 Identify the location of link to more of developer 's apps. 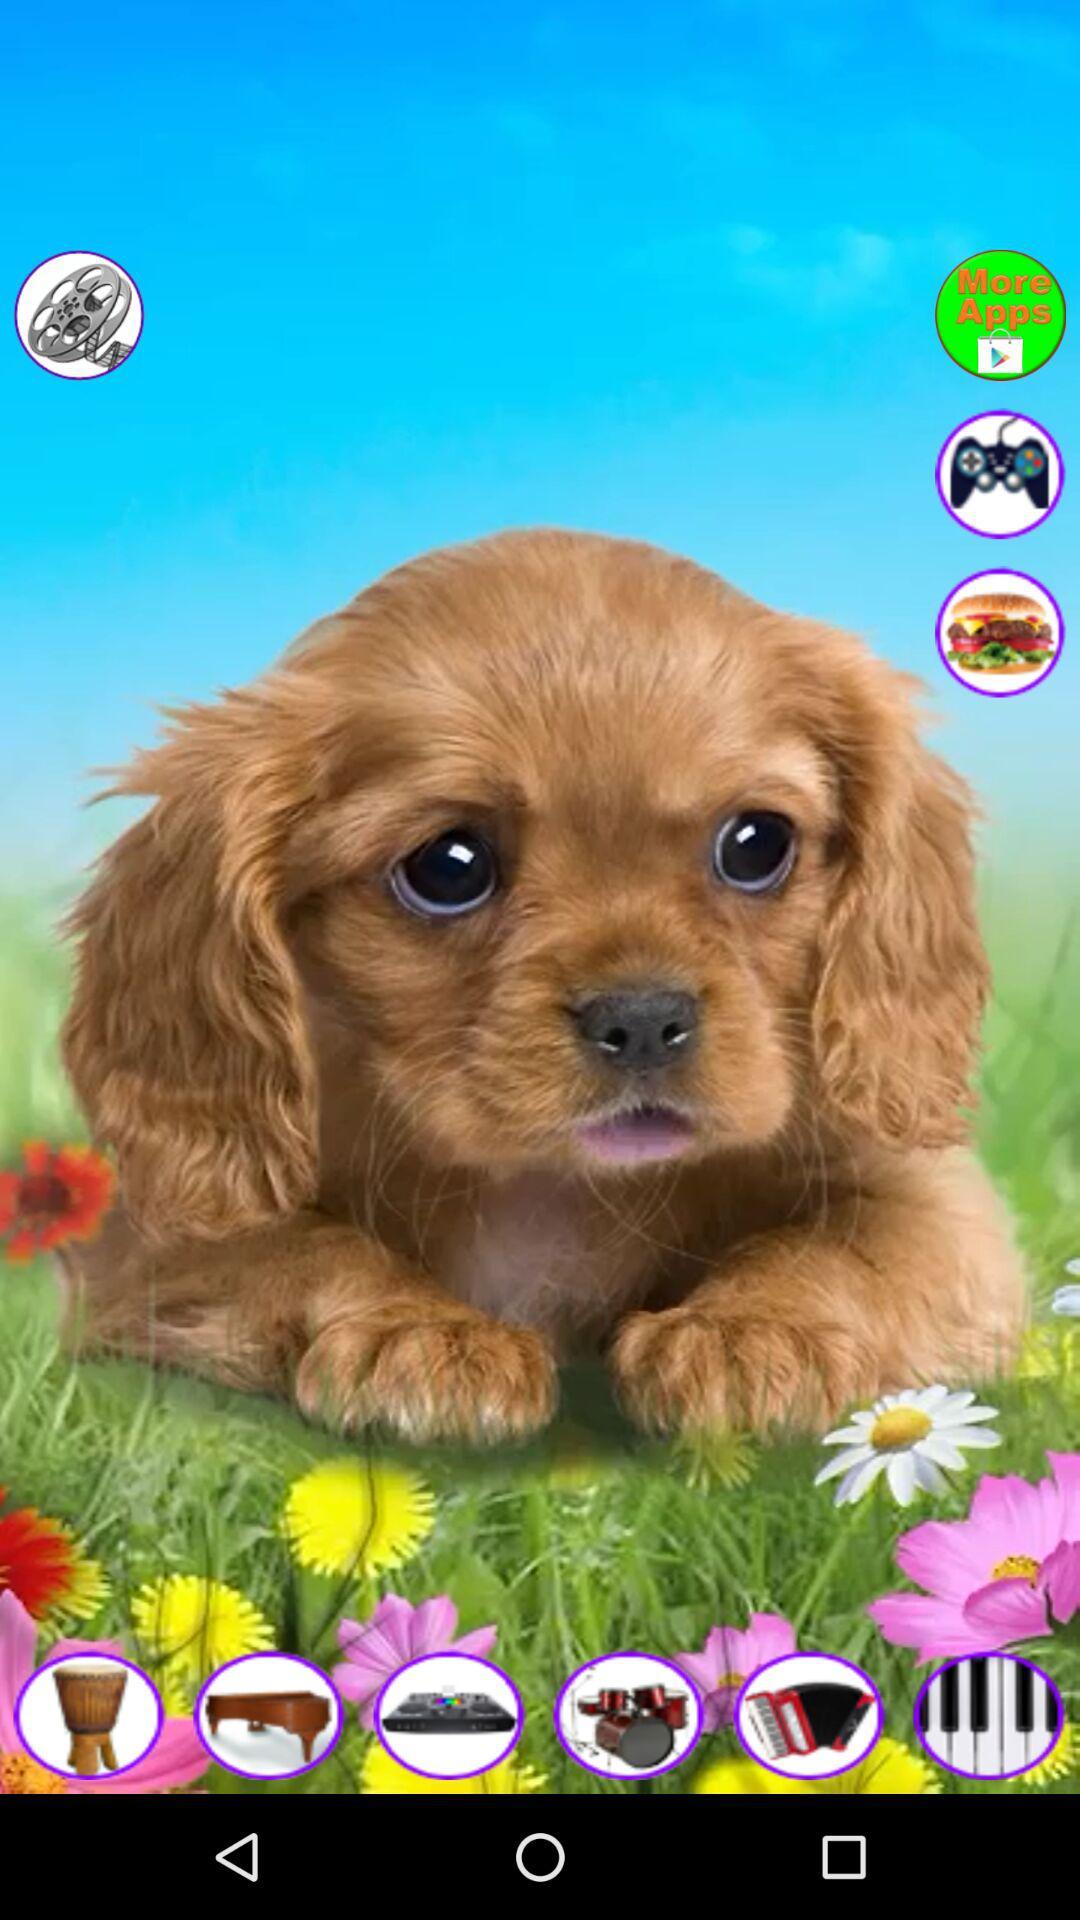
(1000, 314).